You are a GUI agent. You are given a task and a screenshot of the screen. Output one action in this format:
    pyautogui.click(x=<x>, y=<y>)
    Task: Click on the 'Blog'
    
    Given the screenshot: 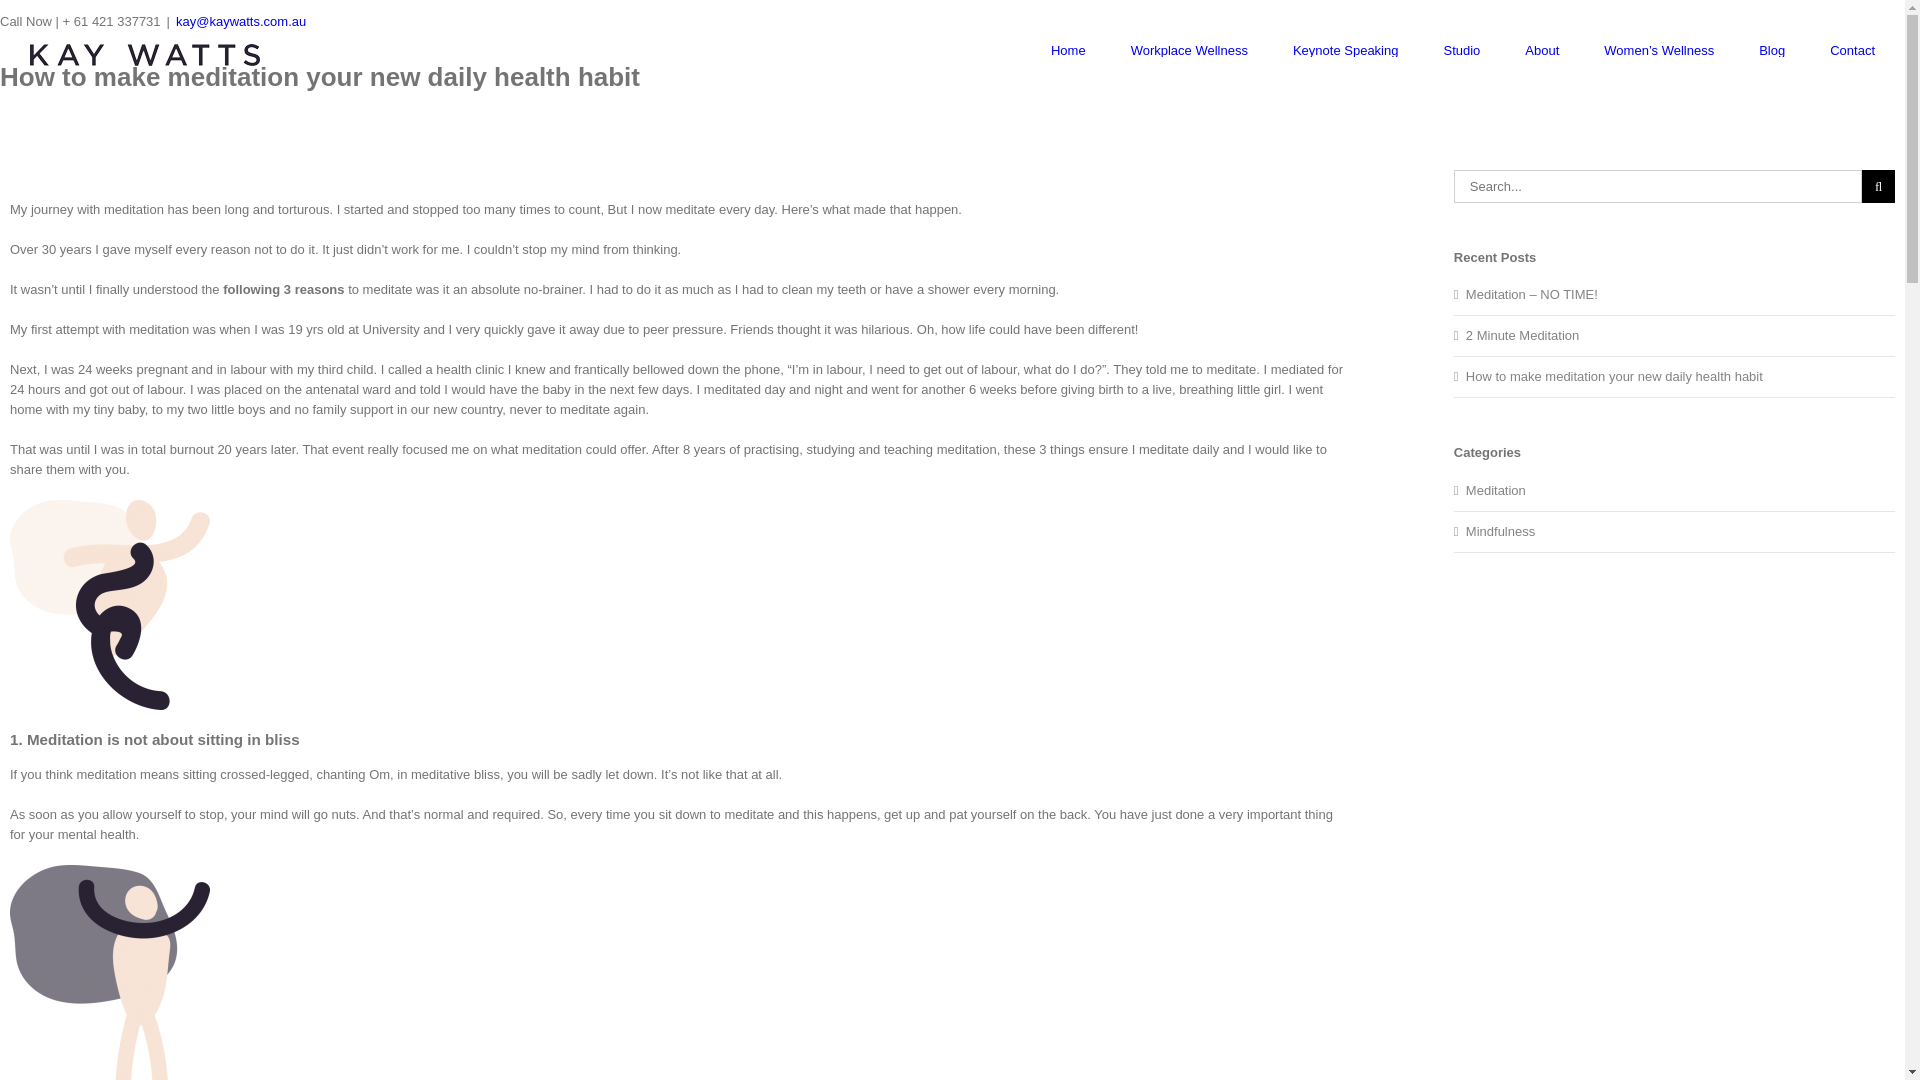 What is the action you would take?
    pyautogui.click(x=1771, y=49)
    